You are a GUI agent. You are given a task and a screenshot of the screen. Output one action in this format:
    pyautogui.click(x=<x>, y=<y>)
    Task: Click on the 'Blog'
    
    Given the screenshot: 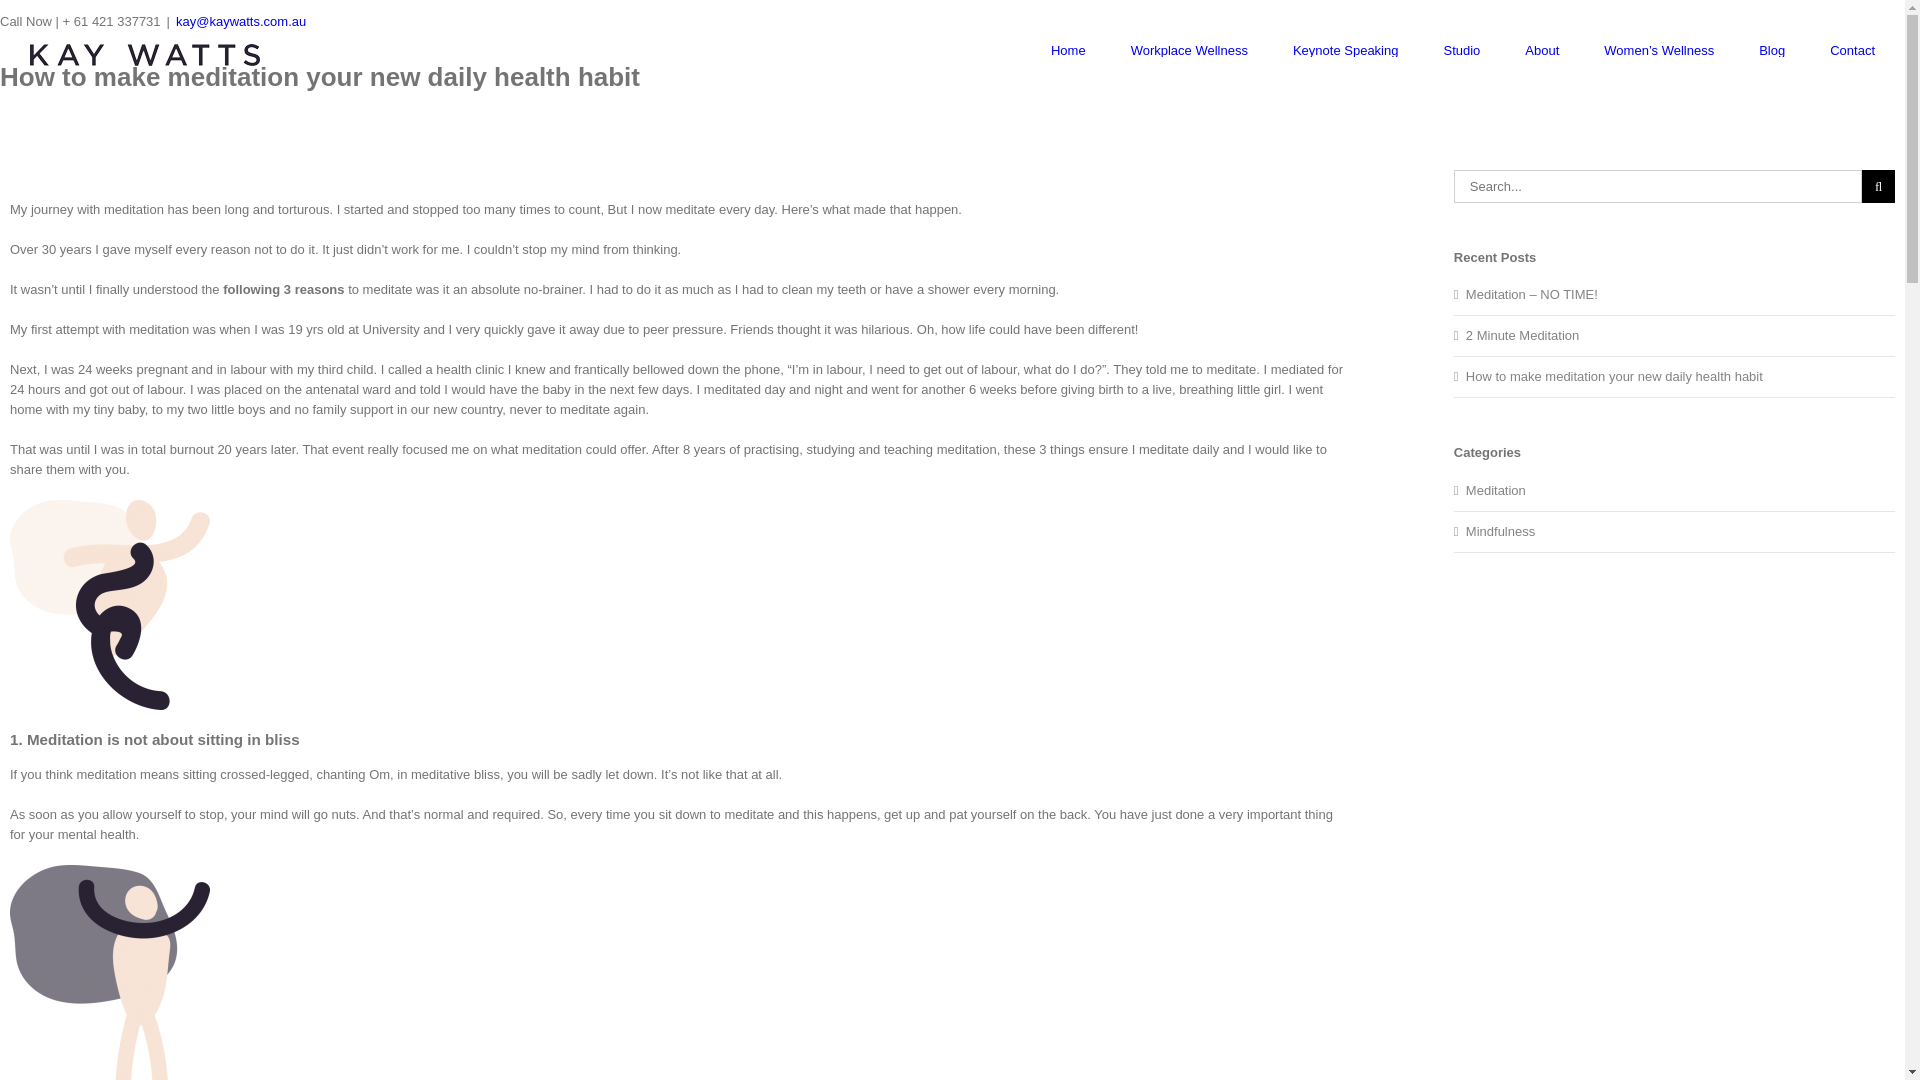 What is the action you would take?
    pyautogui.click(x=1771, y=49)
    